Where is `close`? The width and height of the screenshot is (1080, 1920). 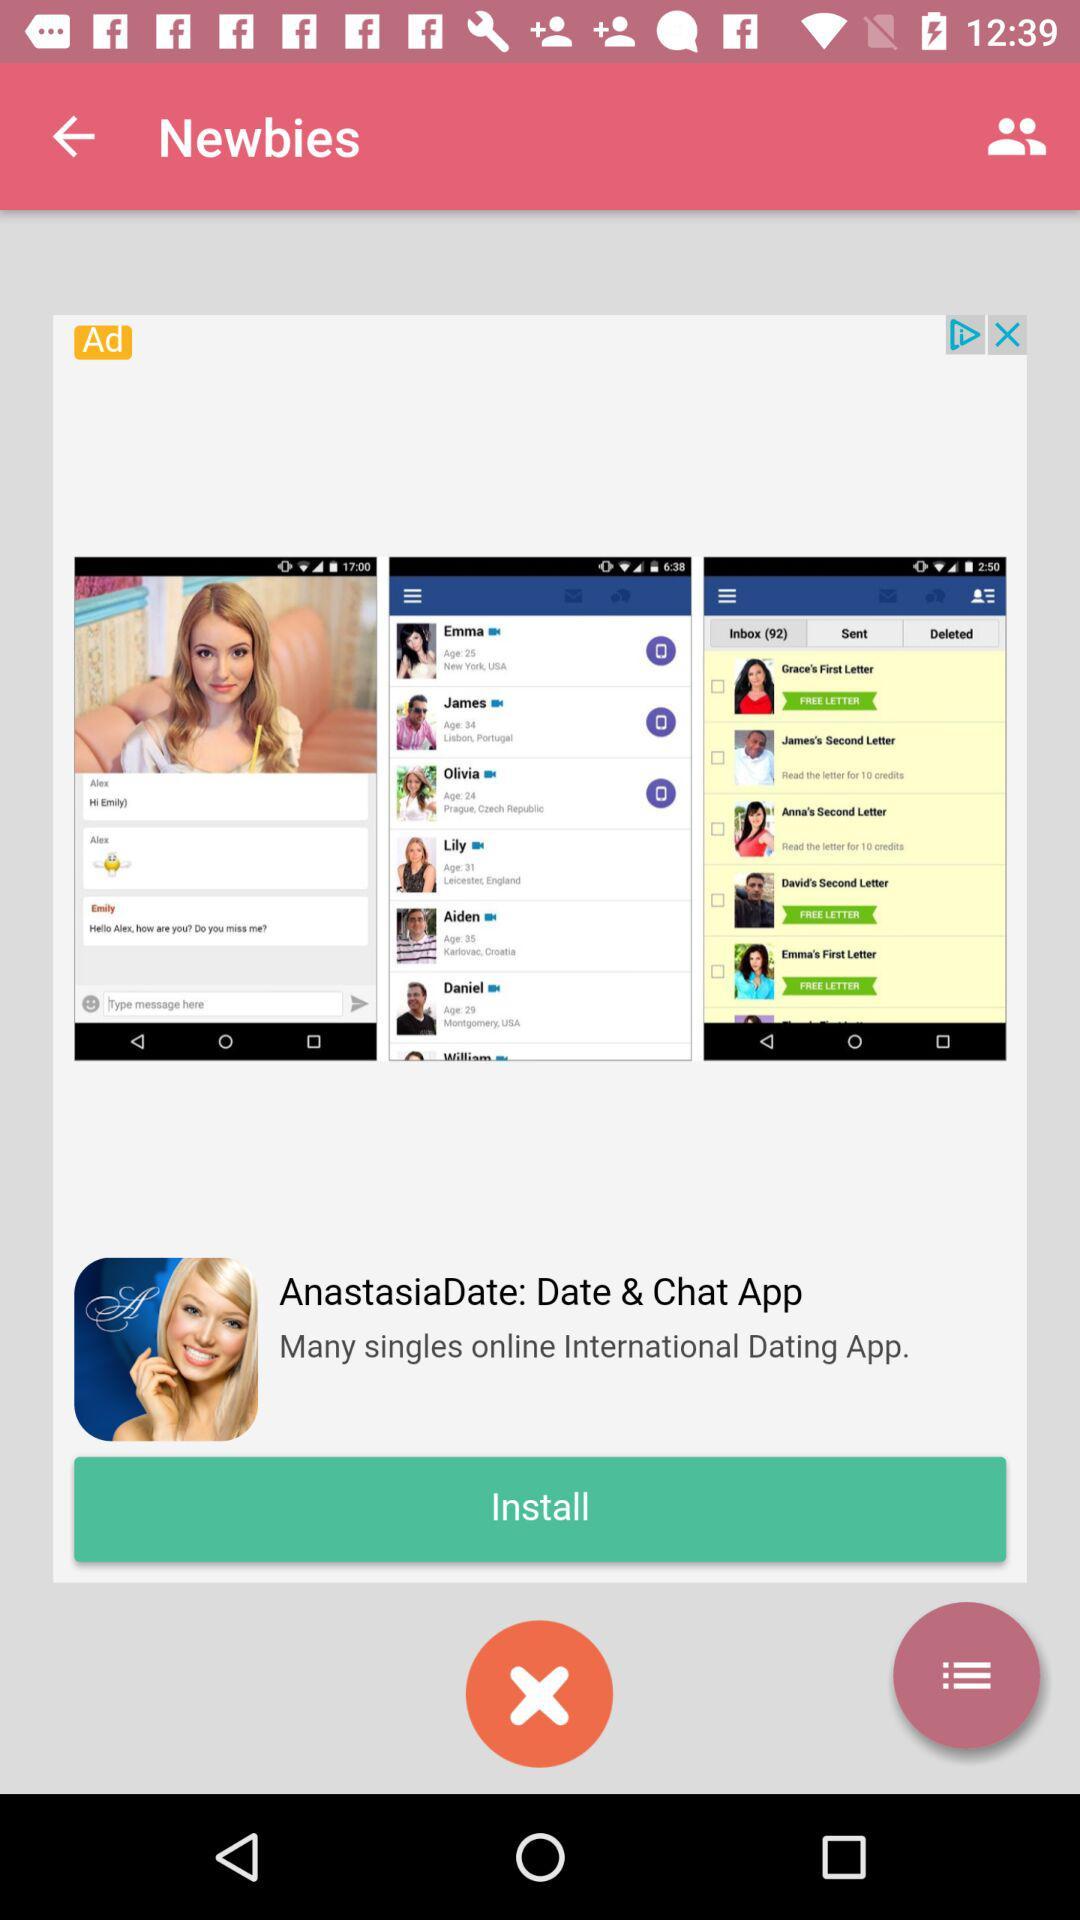
close is located at coordinates (538, 1692).